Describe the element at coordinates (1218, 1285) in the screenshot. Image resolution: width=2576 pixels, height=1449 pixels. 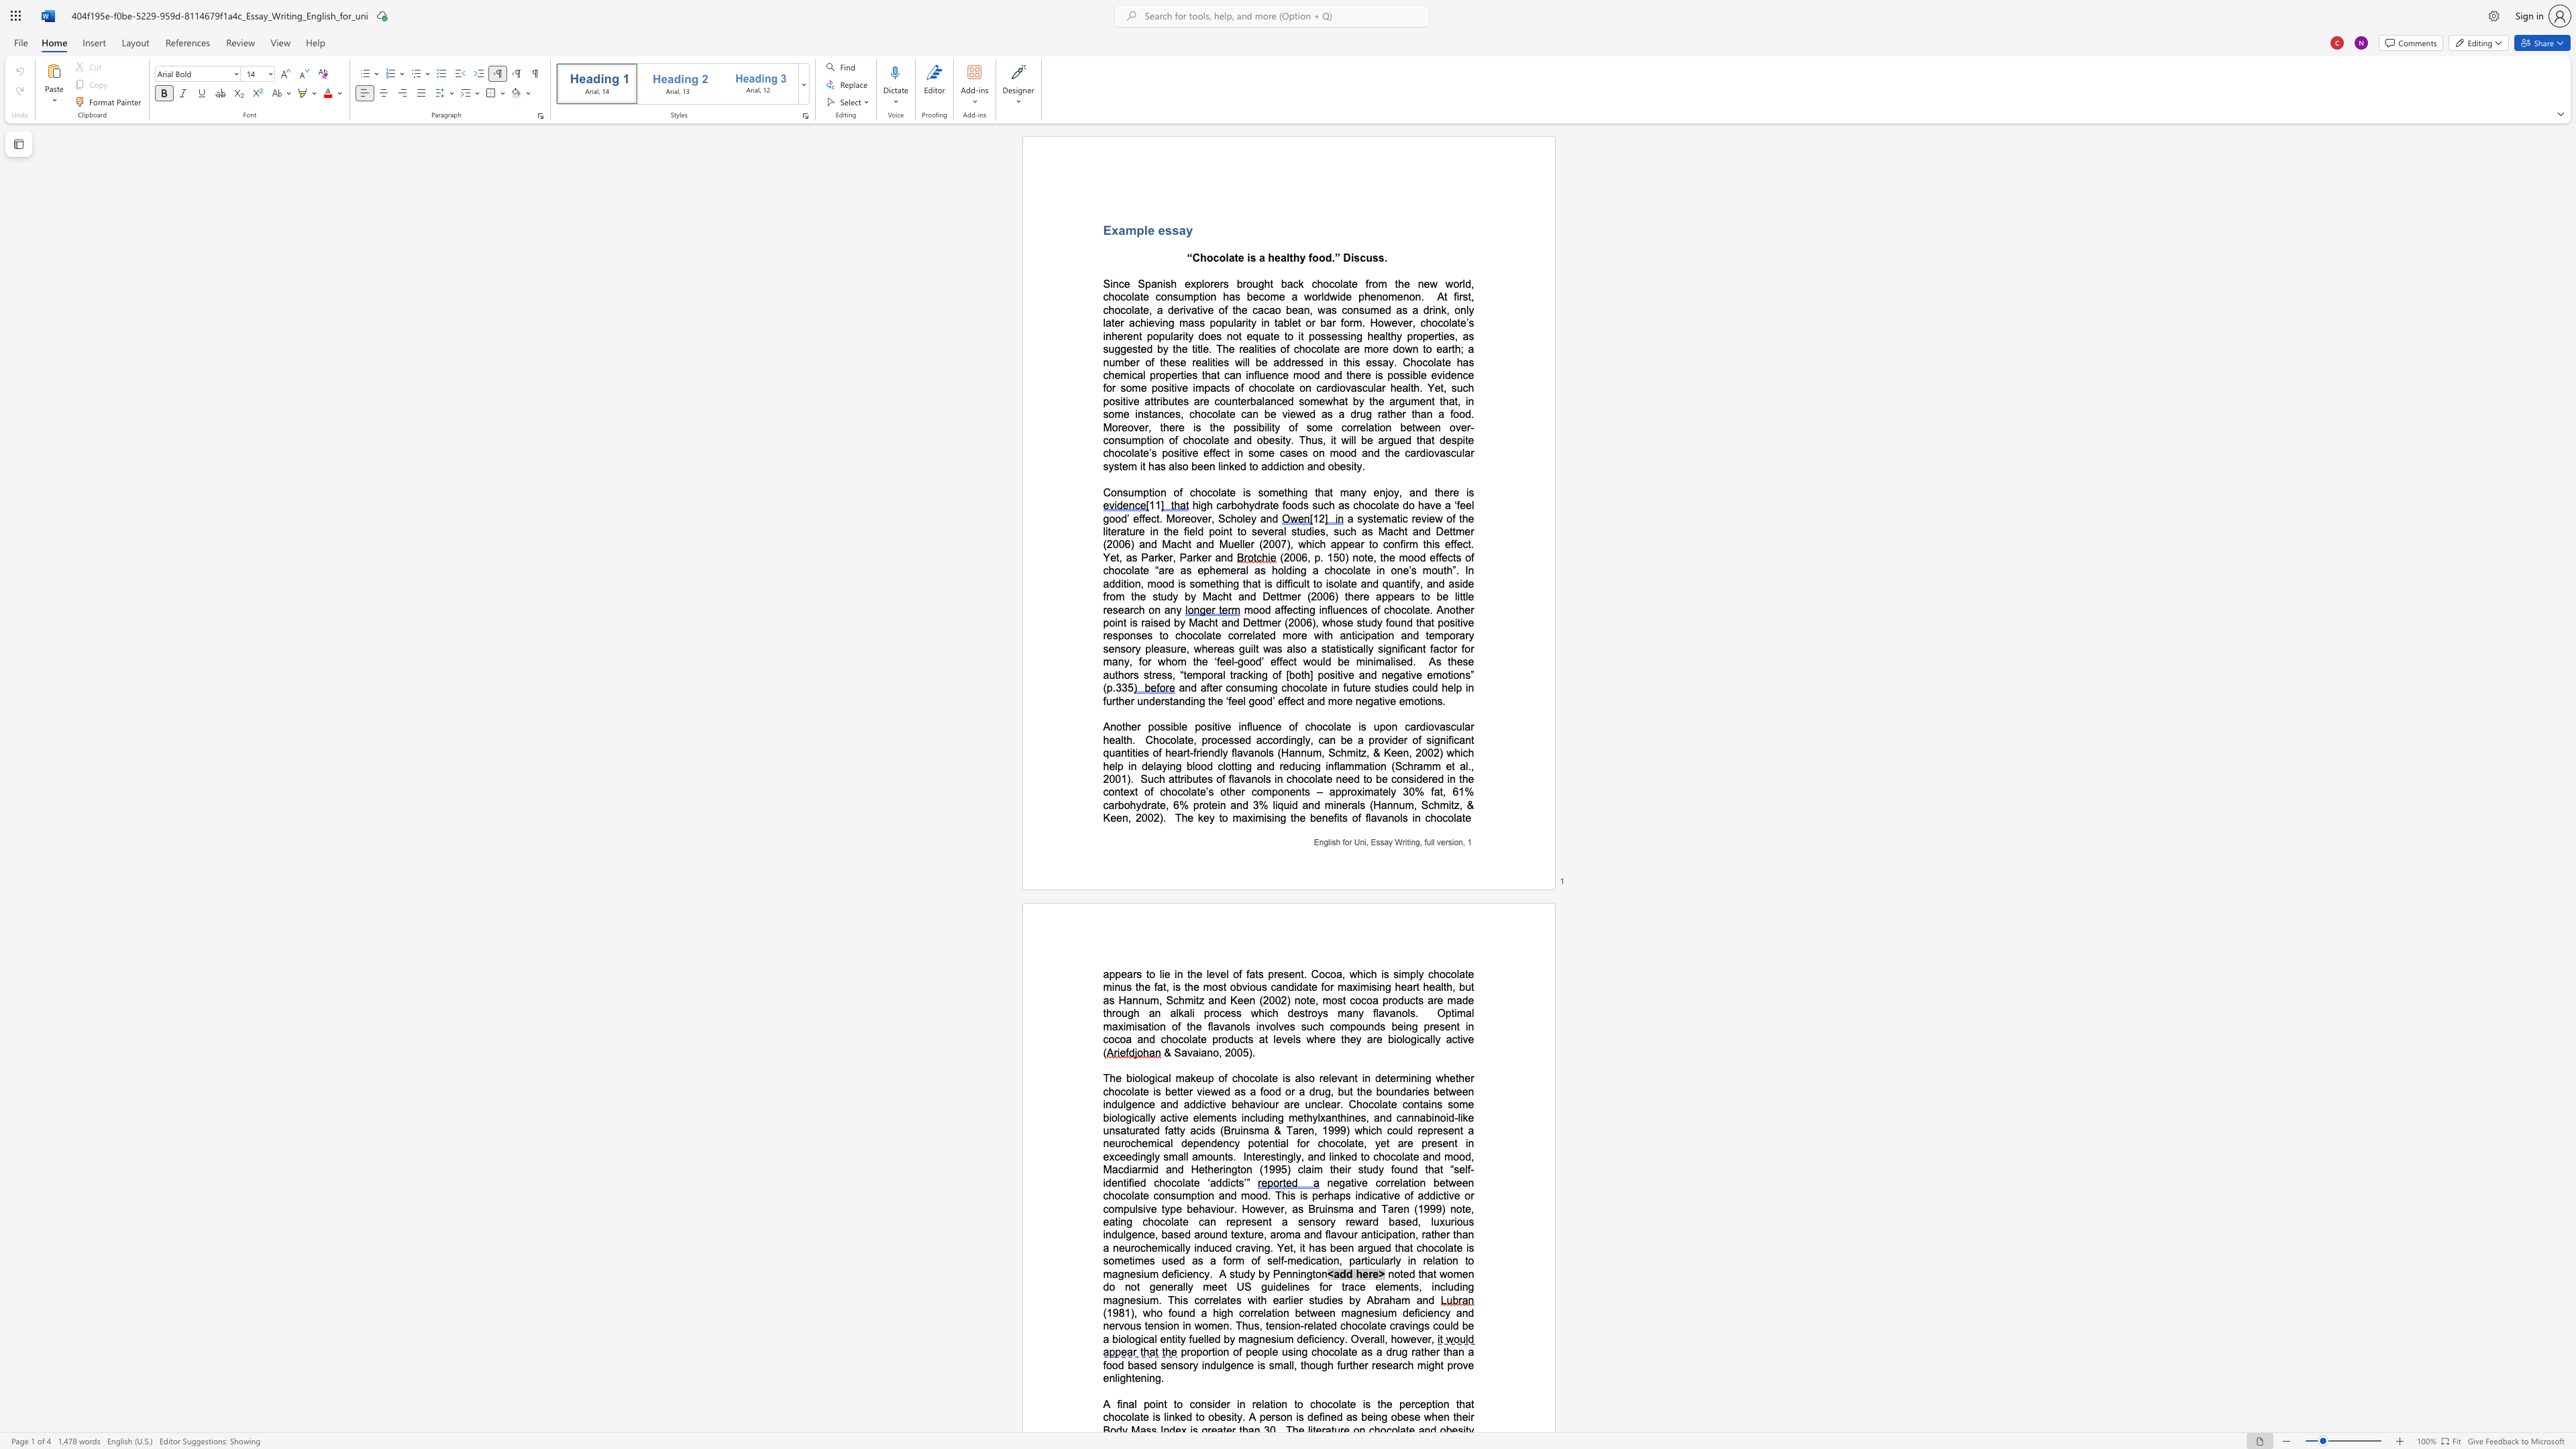
I see `the subset text "et" within the text "generally meet"` at that location.